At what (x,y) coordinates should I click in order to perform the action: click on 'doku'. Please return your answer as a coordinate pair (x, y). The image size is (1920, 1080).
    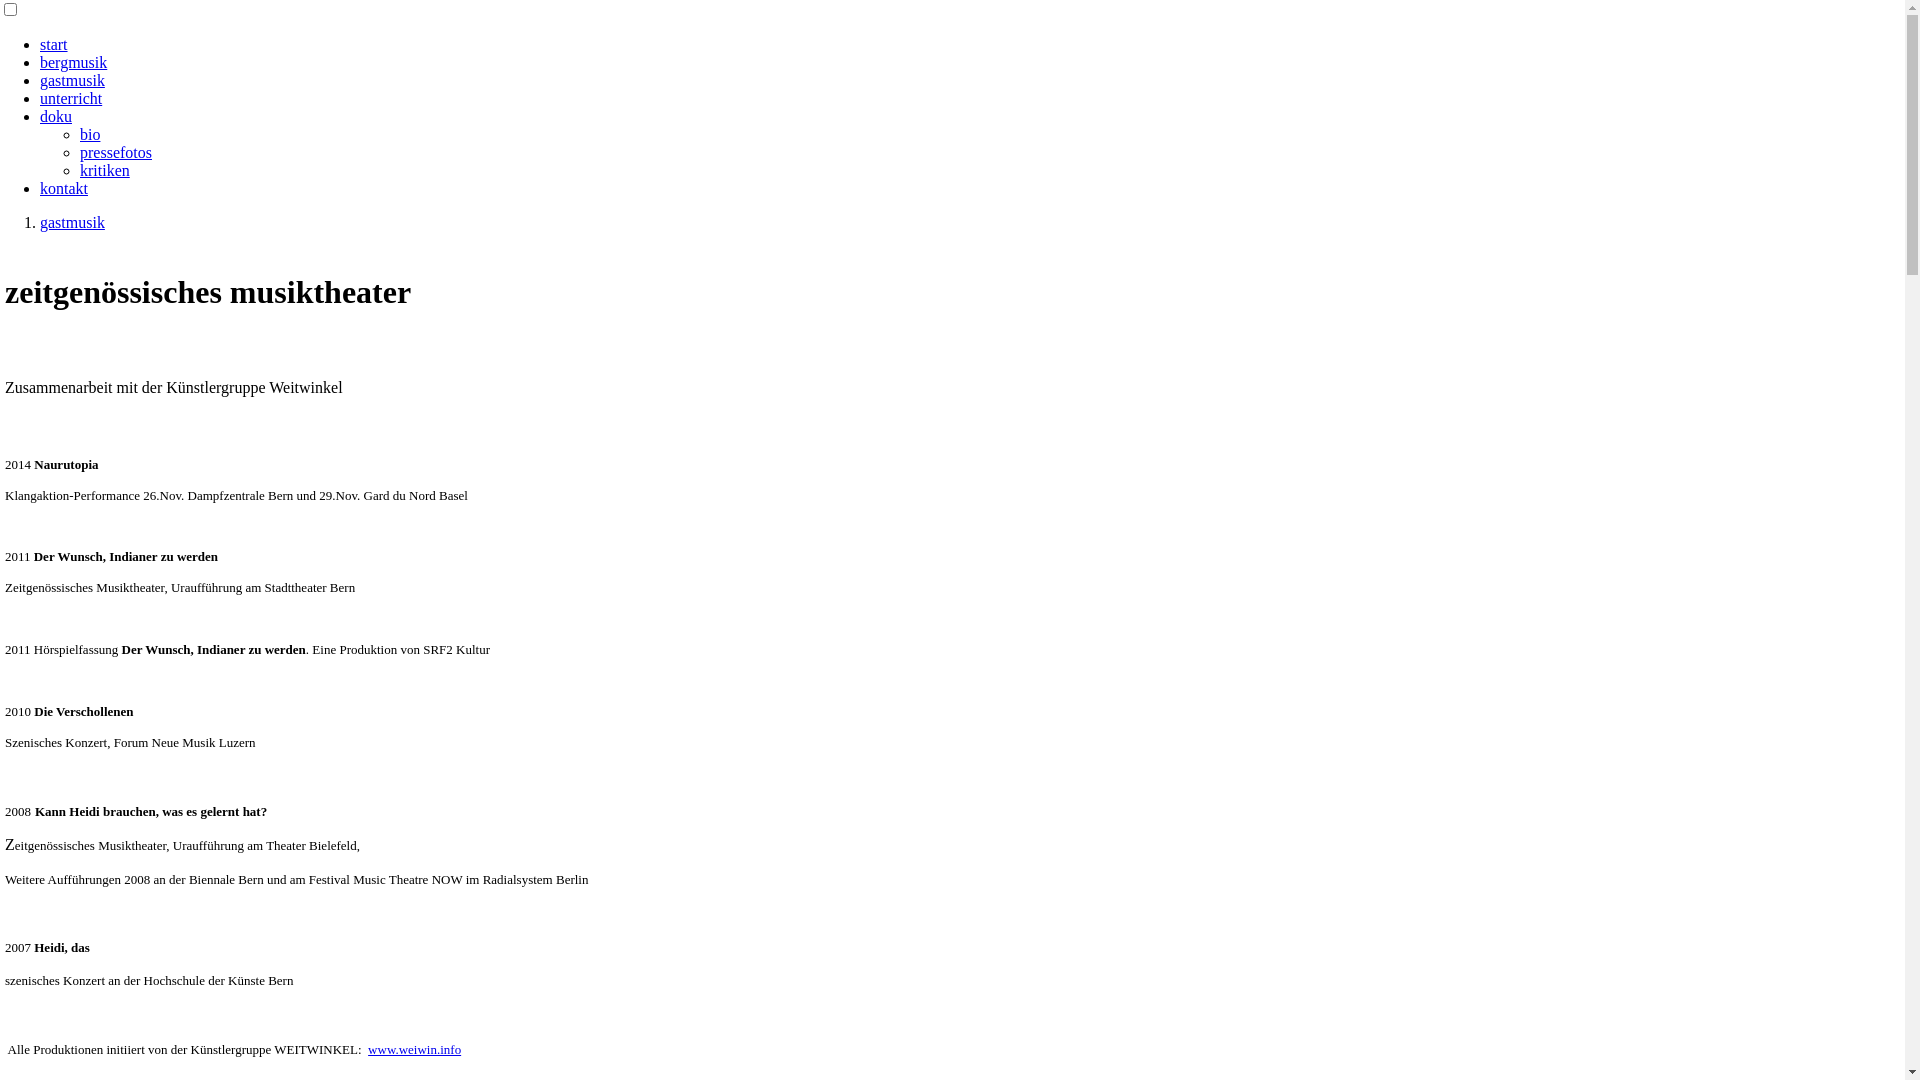
    Looking at the image, I should click on (39, 116).